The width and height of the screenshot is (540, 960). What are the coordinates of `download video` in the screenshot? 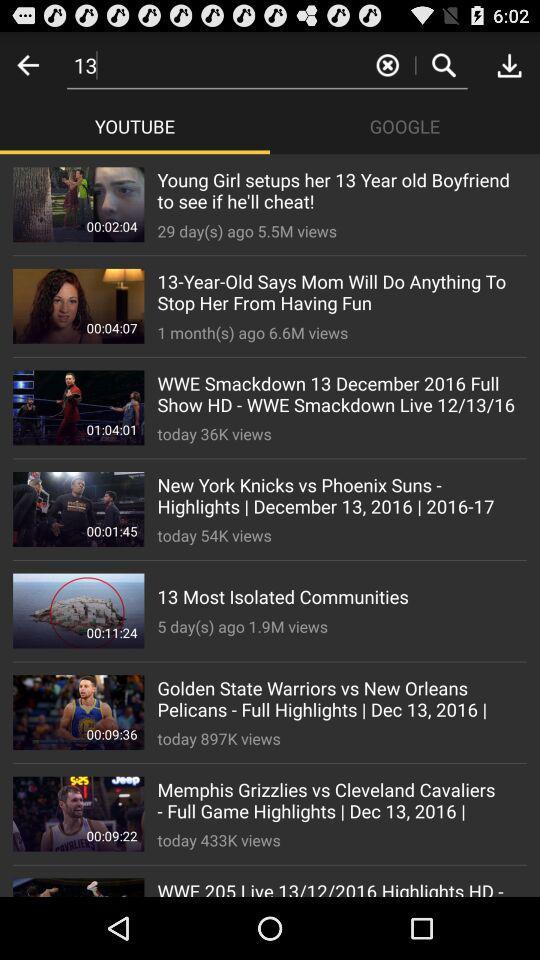 It's located at (509, 65).